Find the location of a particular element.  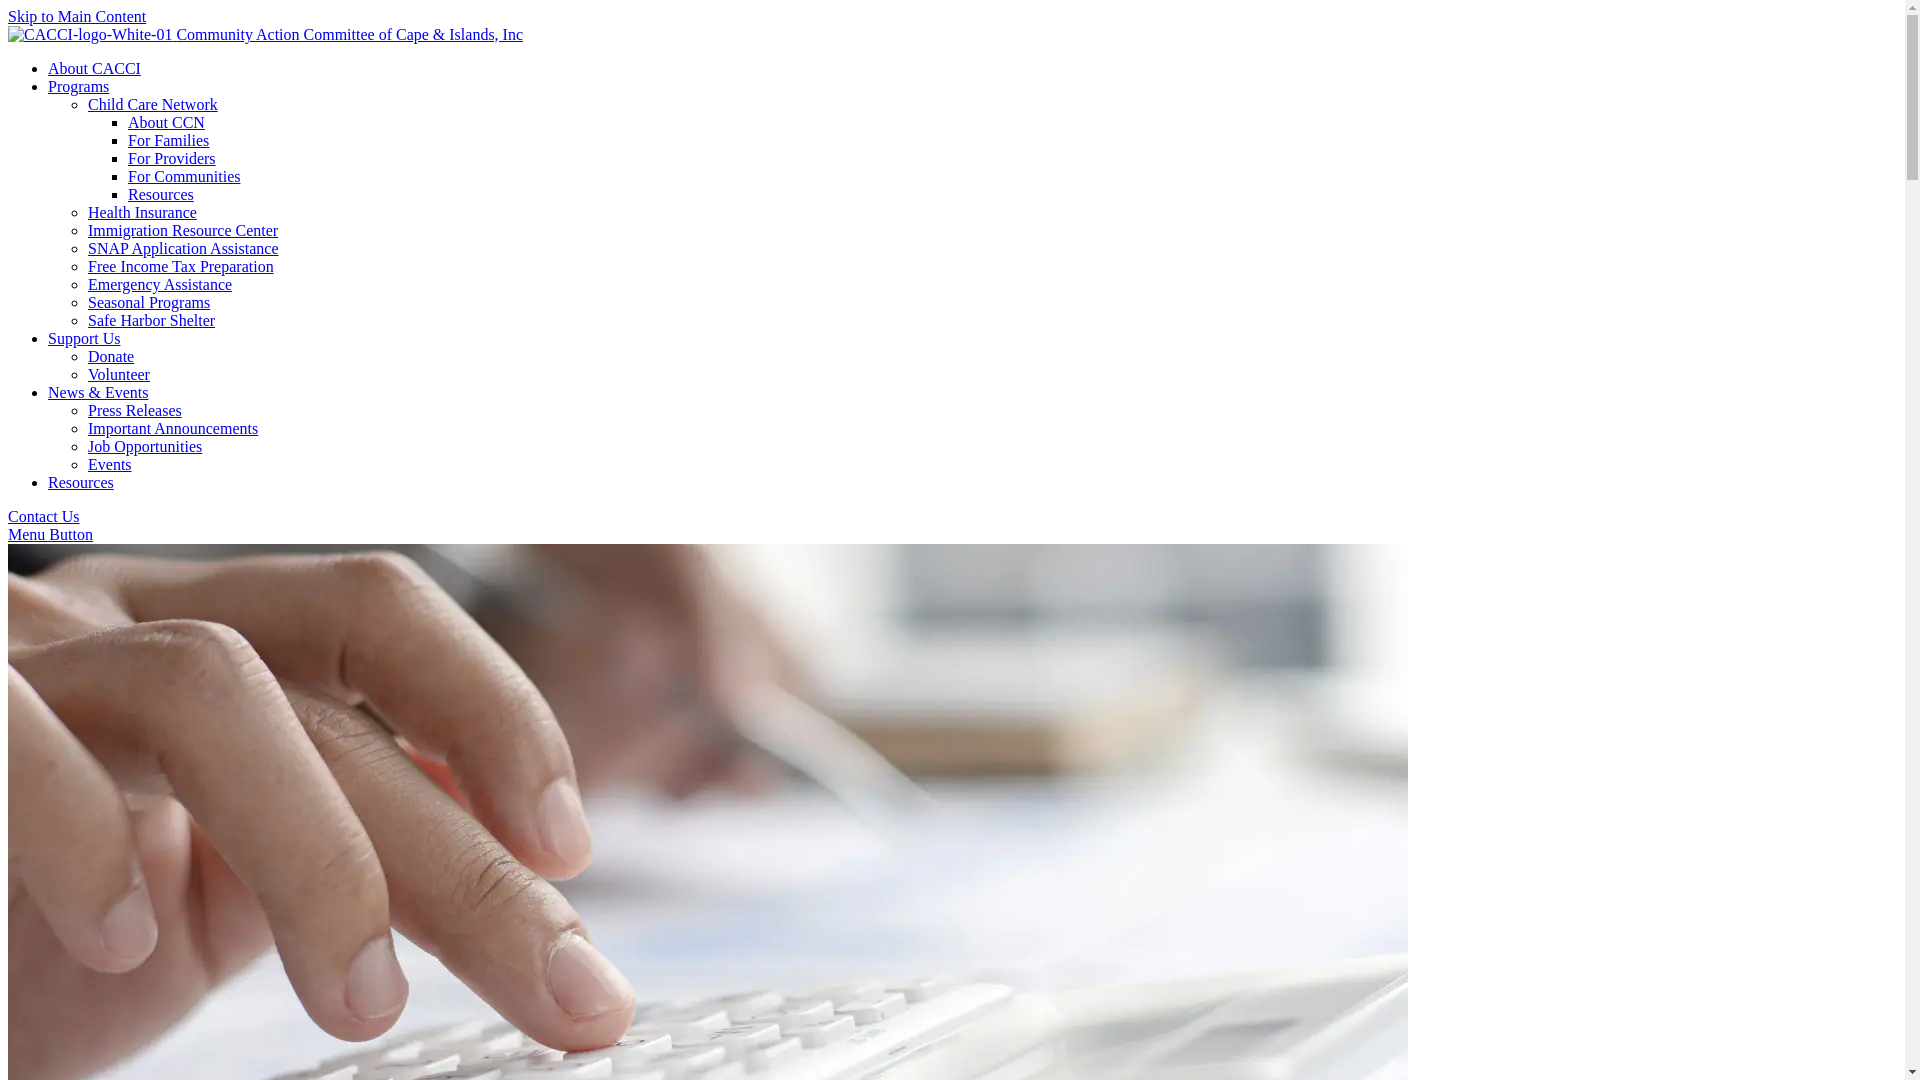

'For Communities' is located at coordinates (127, 175).